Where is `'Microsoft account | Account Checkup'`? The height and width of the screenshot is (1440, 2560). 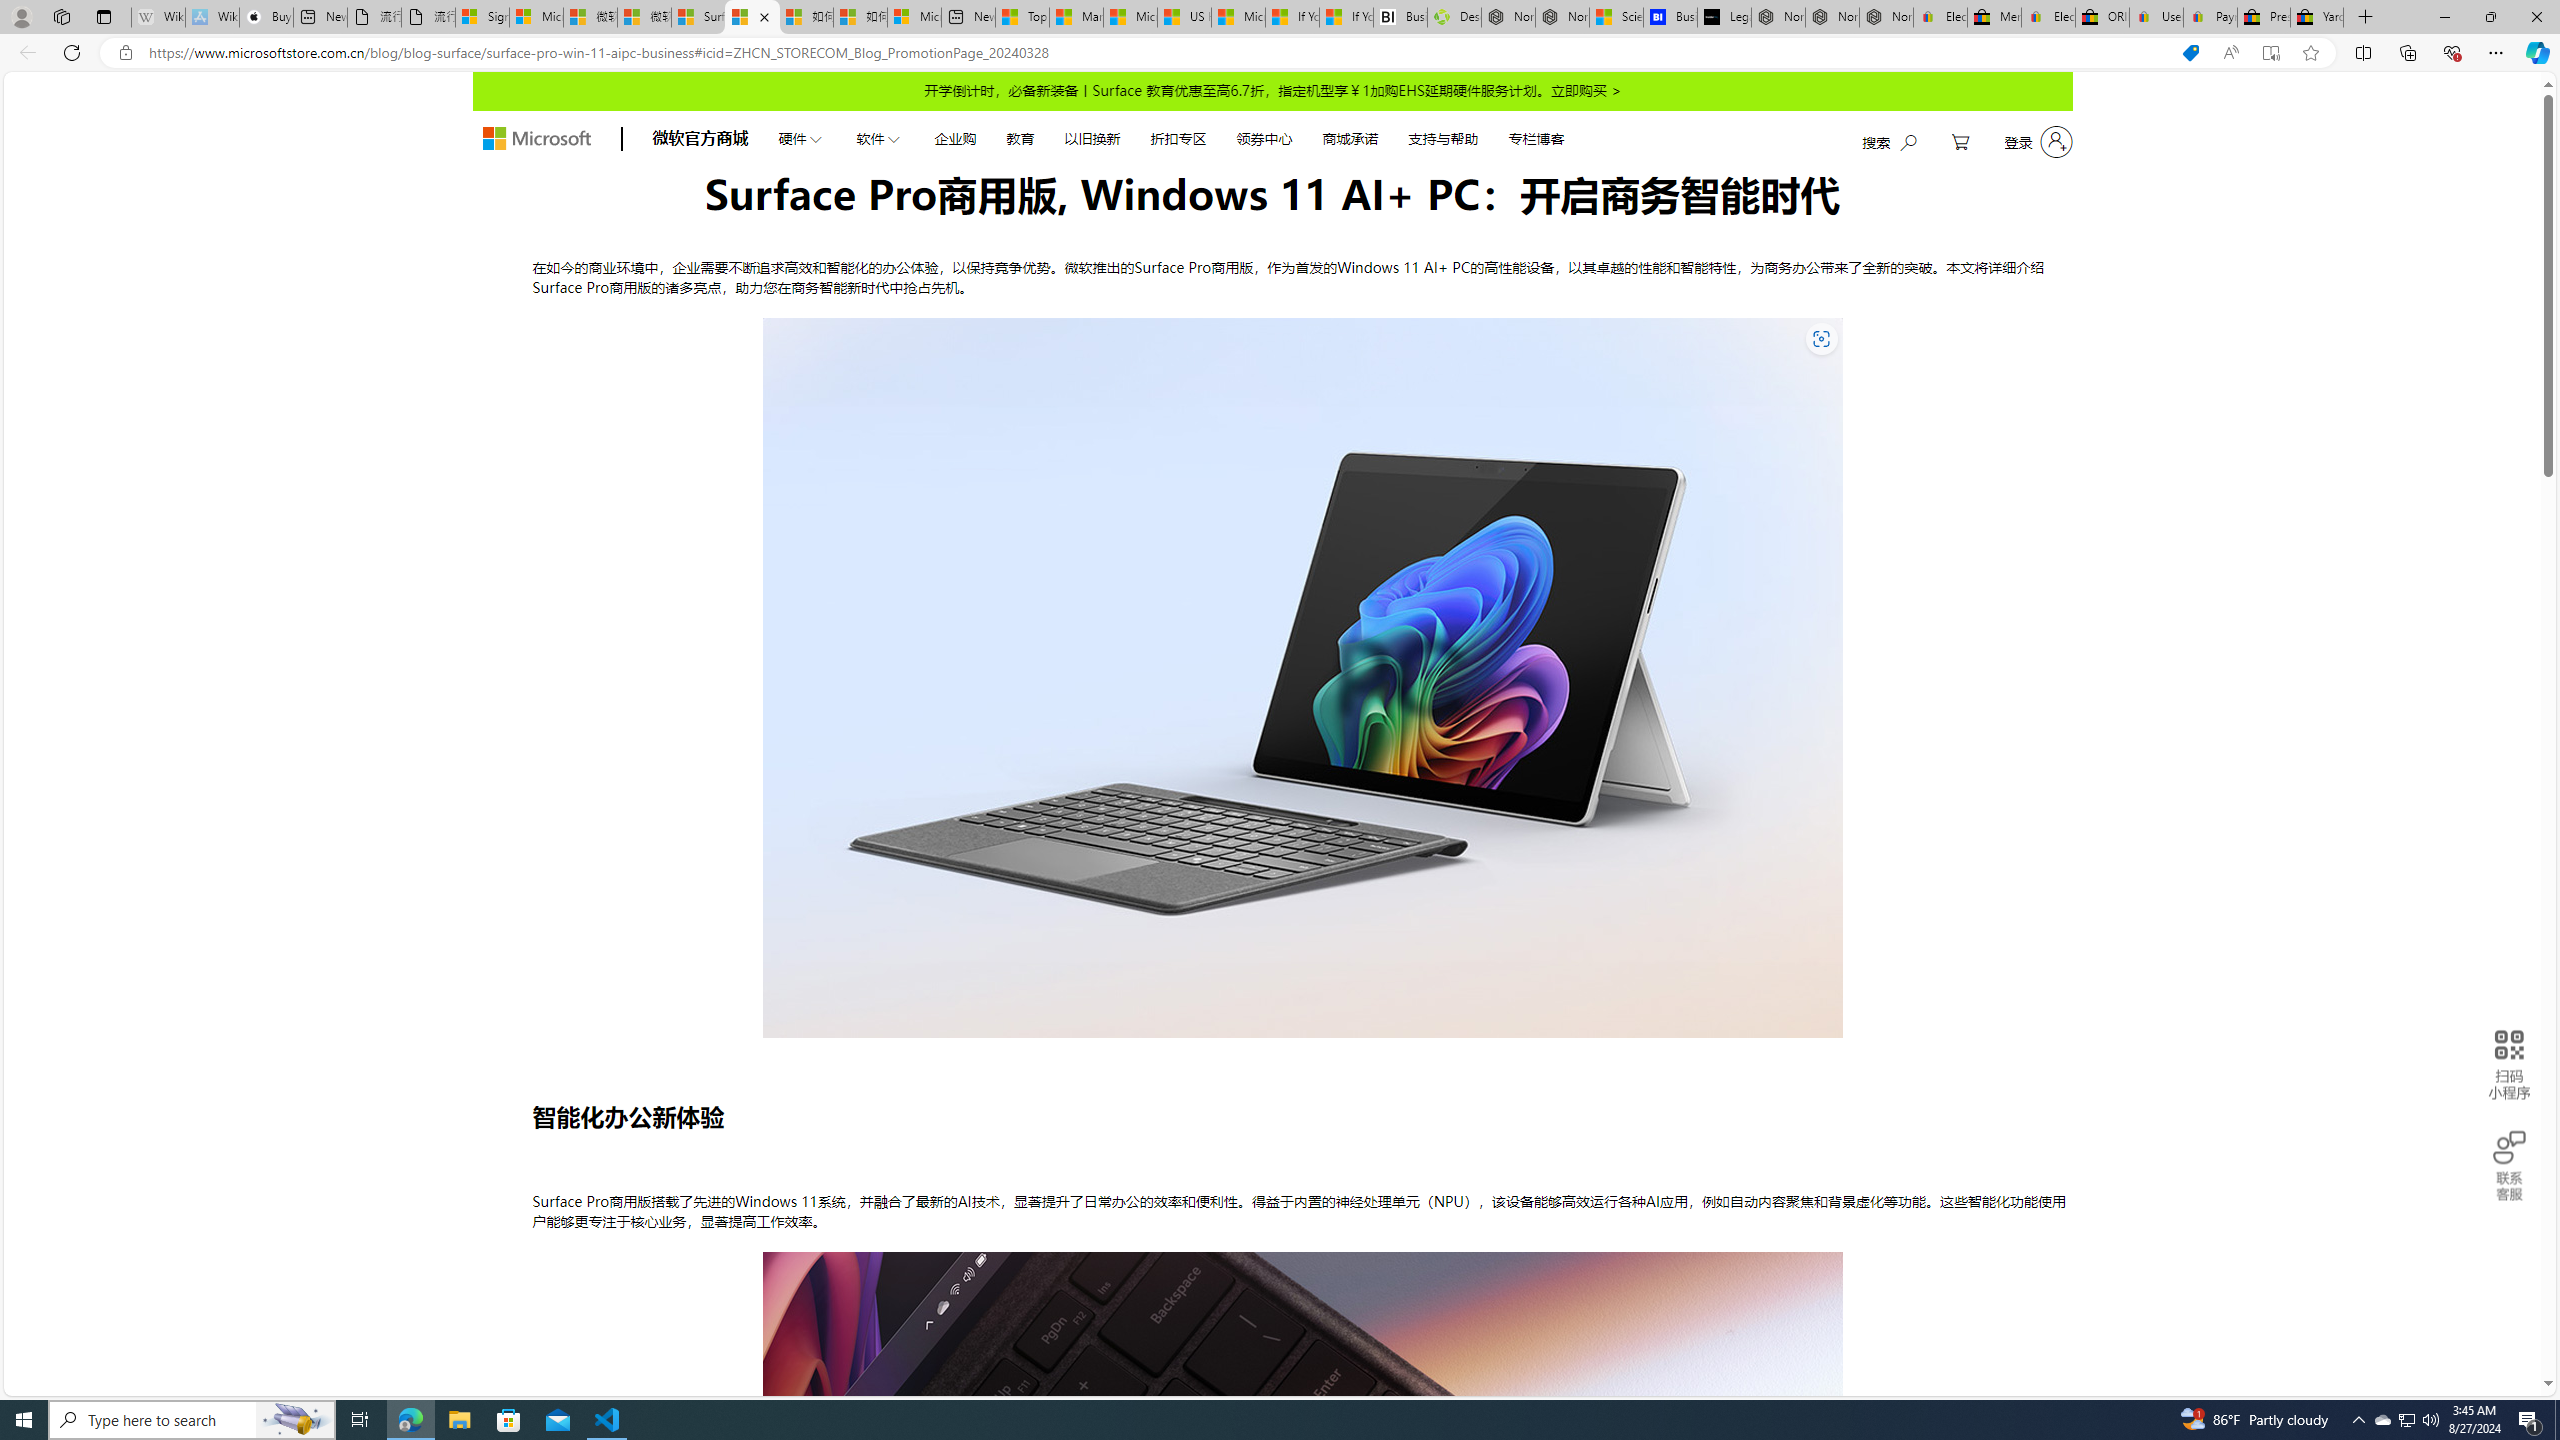
'Microsoft account | Account Checkup' is located at coordinates (913, 16).